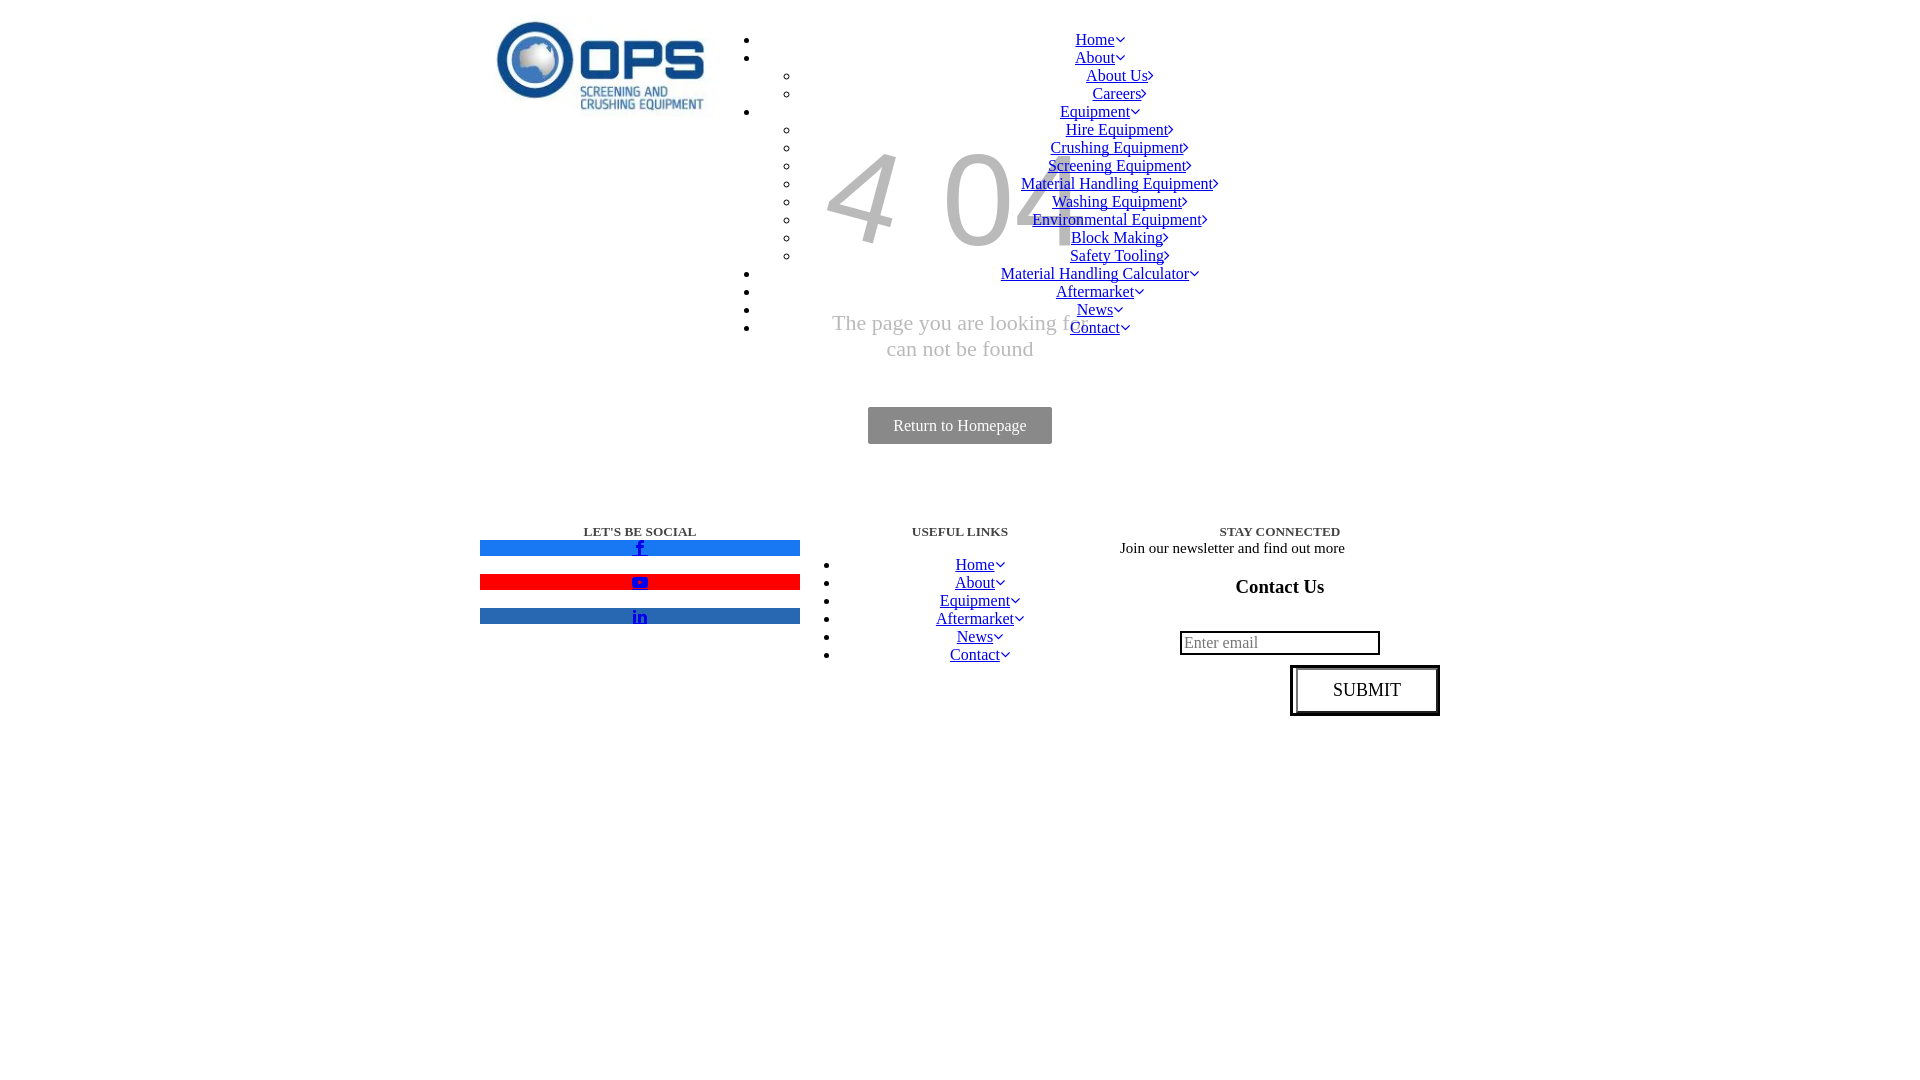  I want to click on 'Environmental Equipment', so click(1118, 219).